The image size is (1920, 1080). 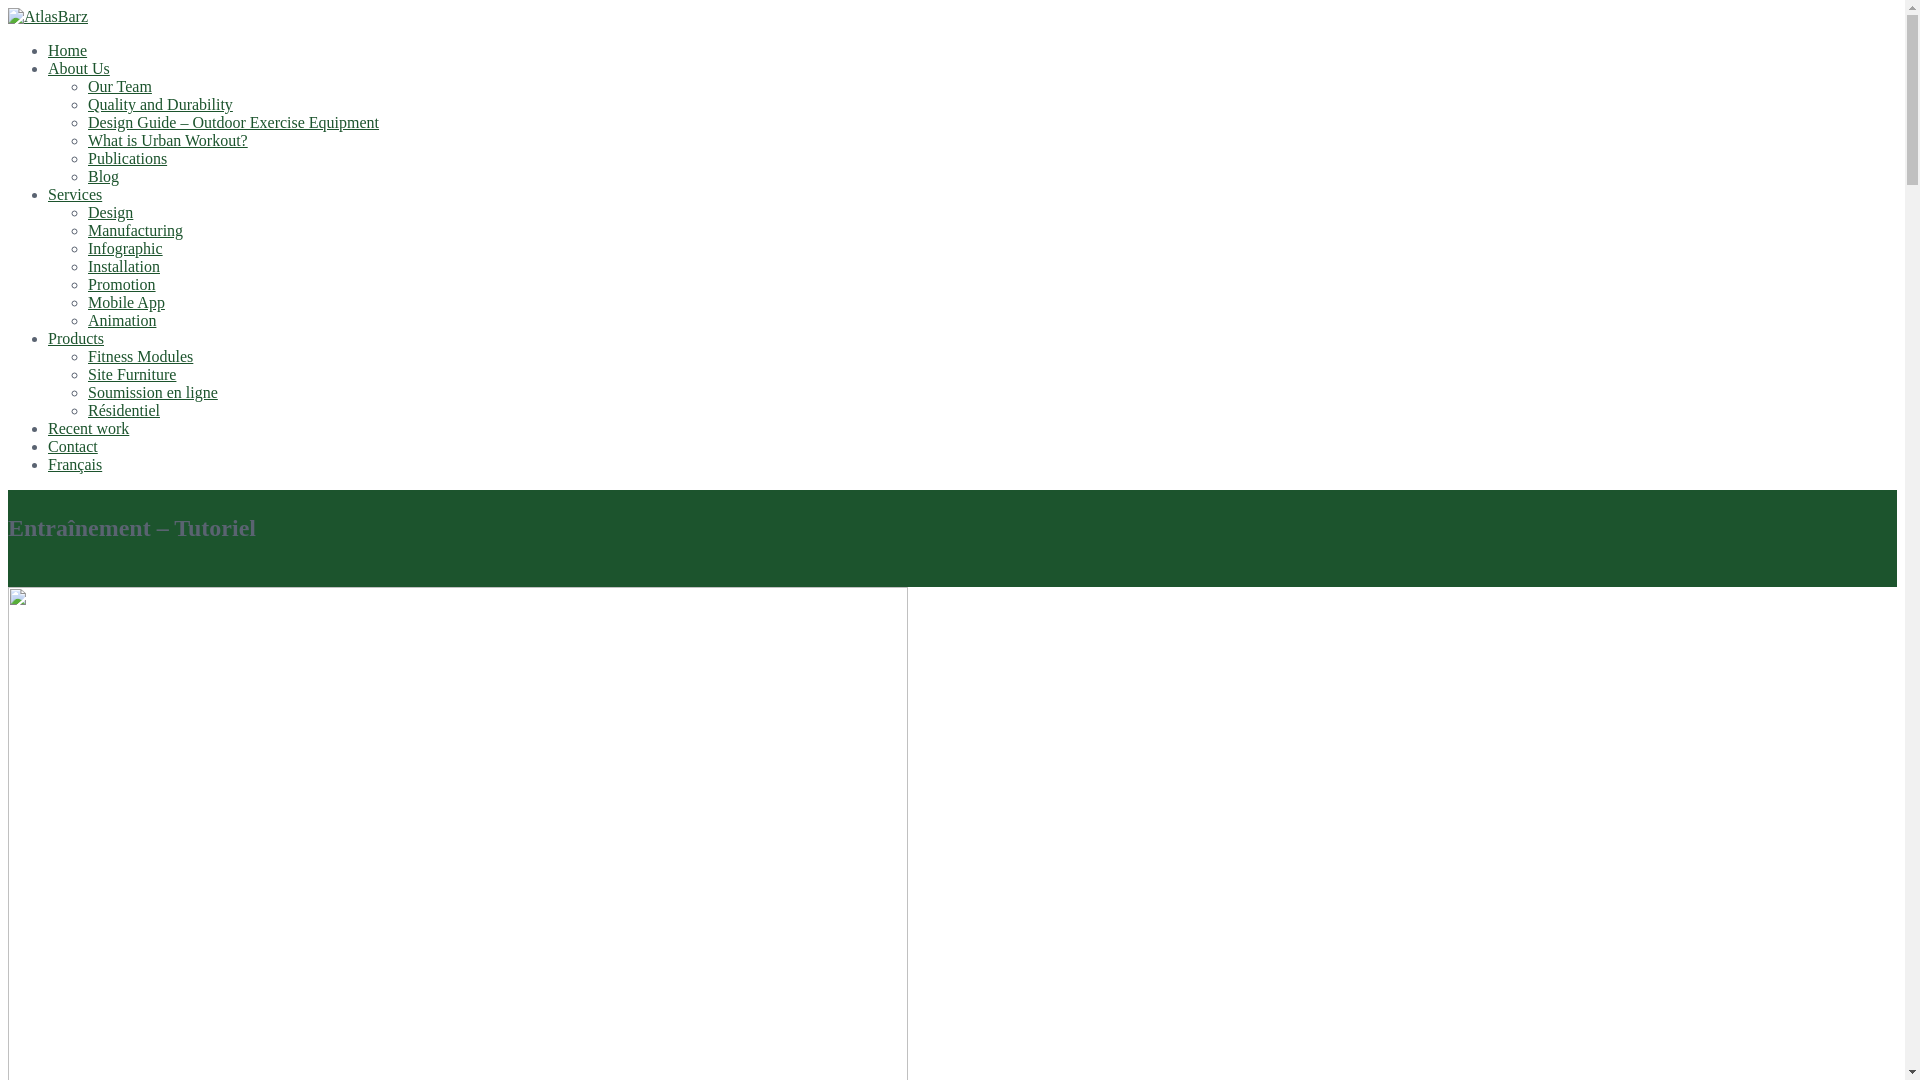 I want to click on 'Services', so click(x=75, y=194).